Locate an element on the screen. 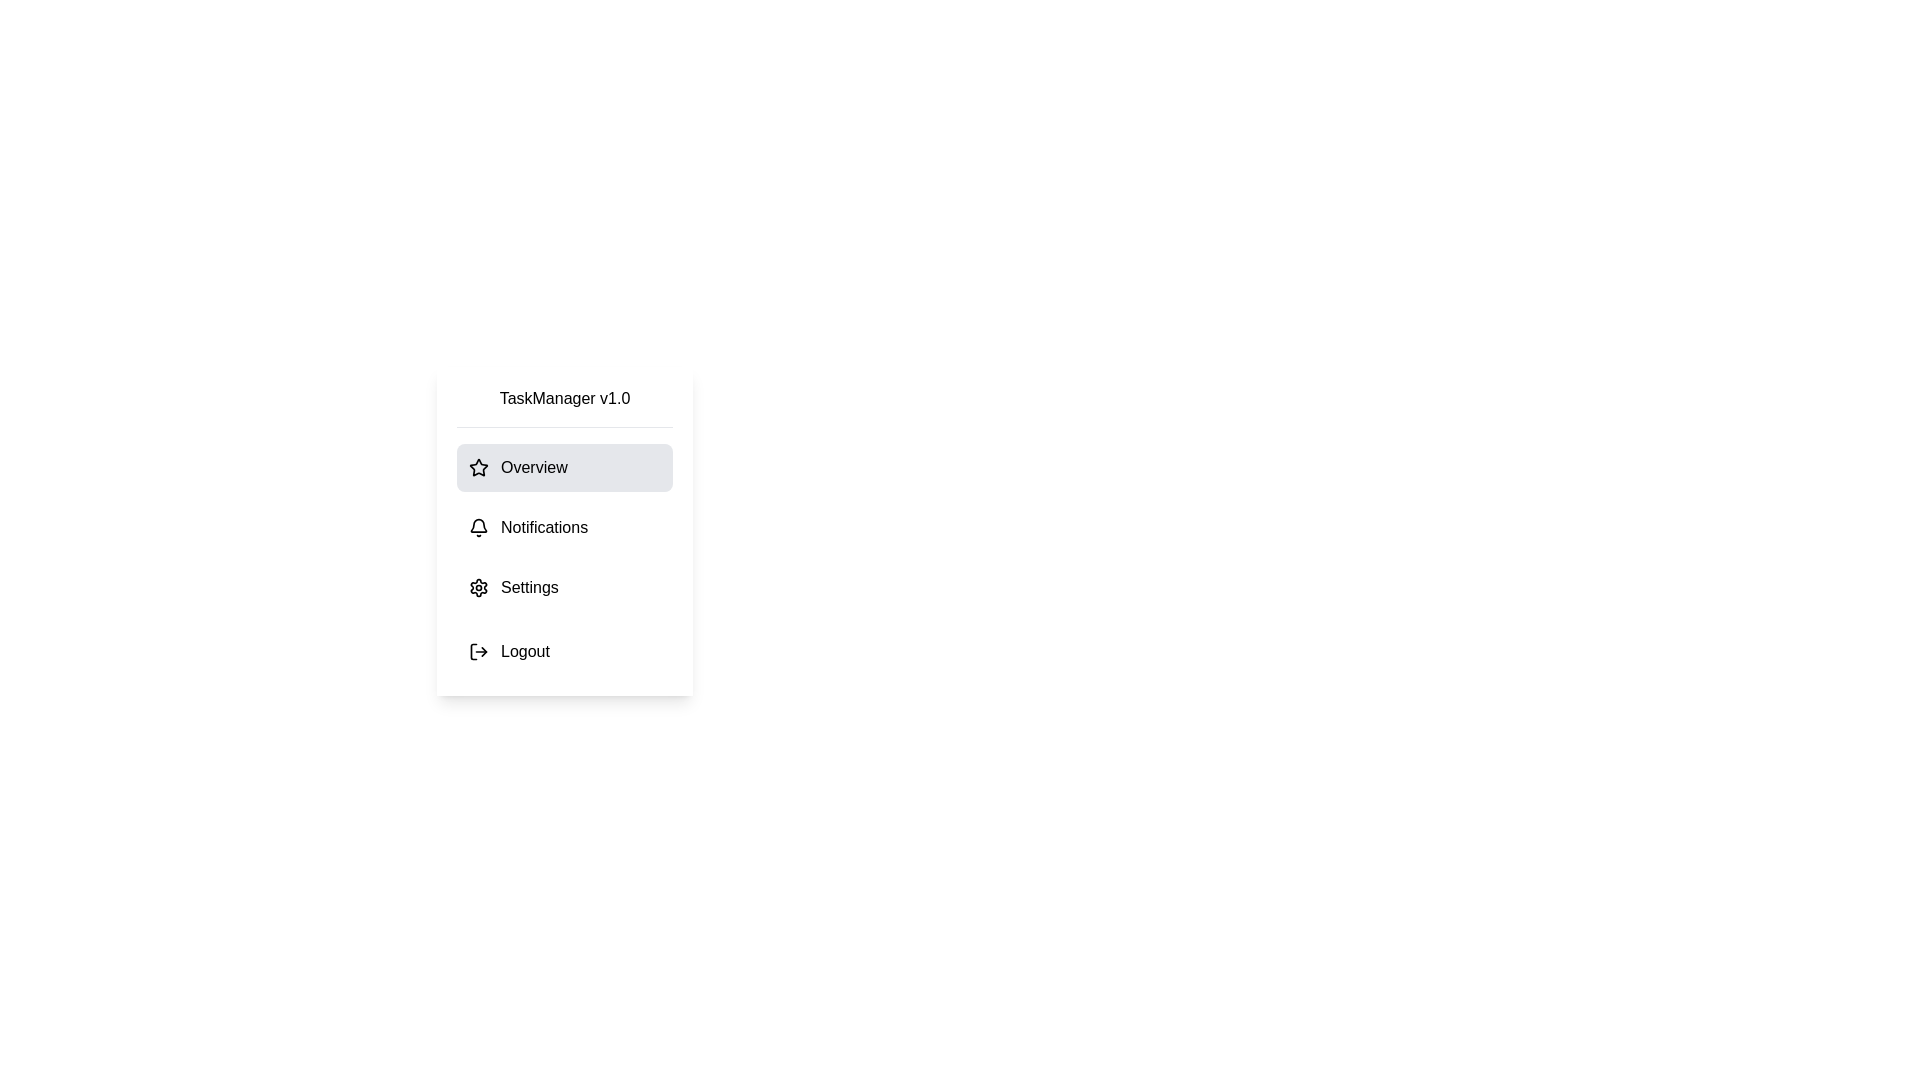  the 'Overview' static text label in the menu section is located at coordinates (534, 467).